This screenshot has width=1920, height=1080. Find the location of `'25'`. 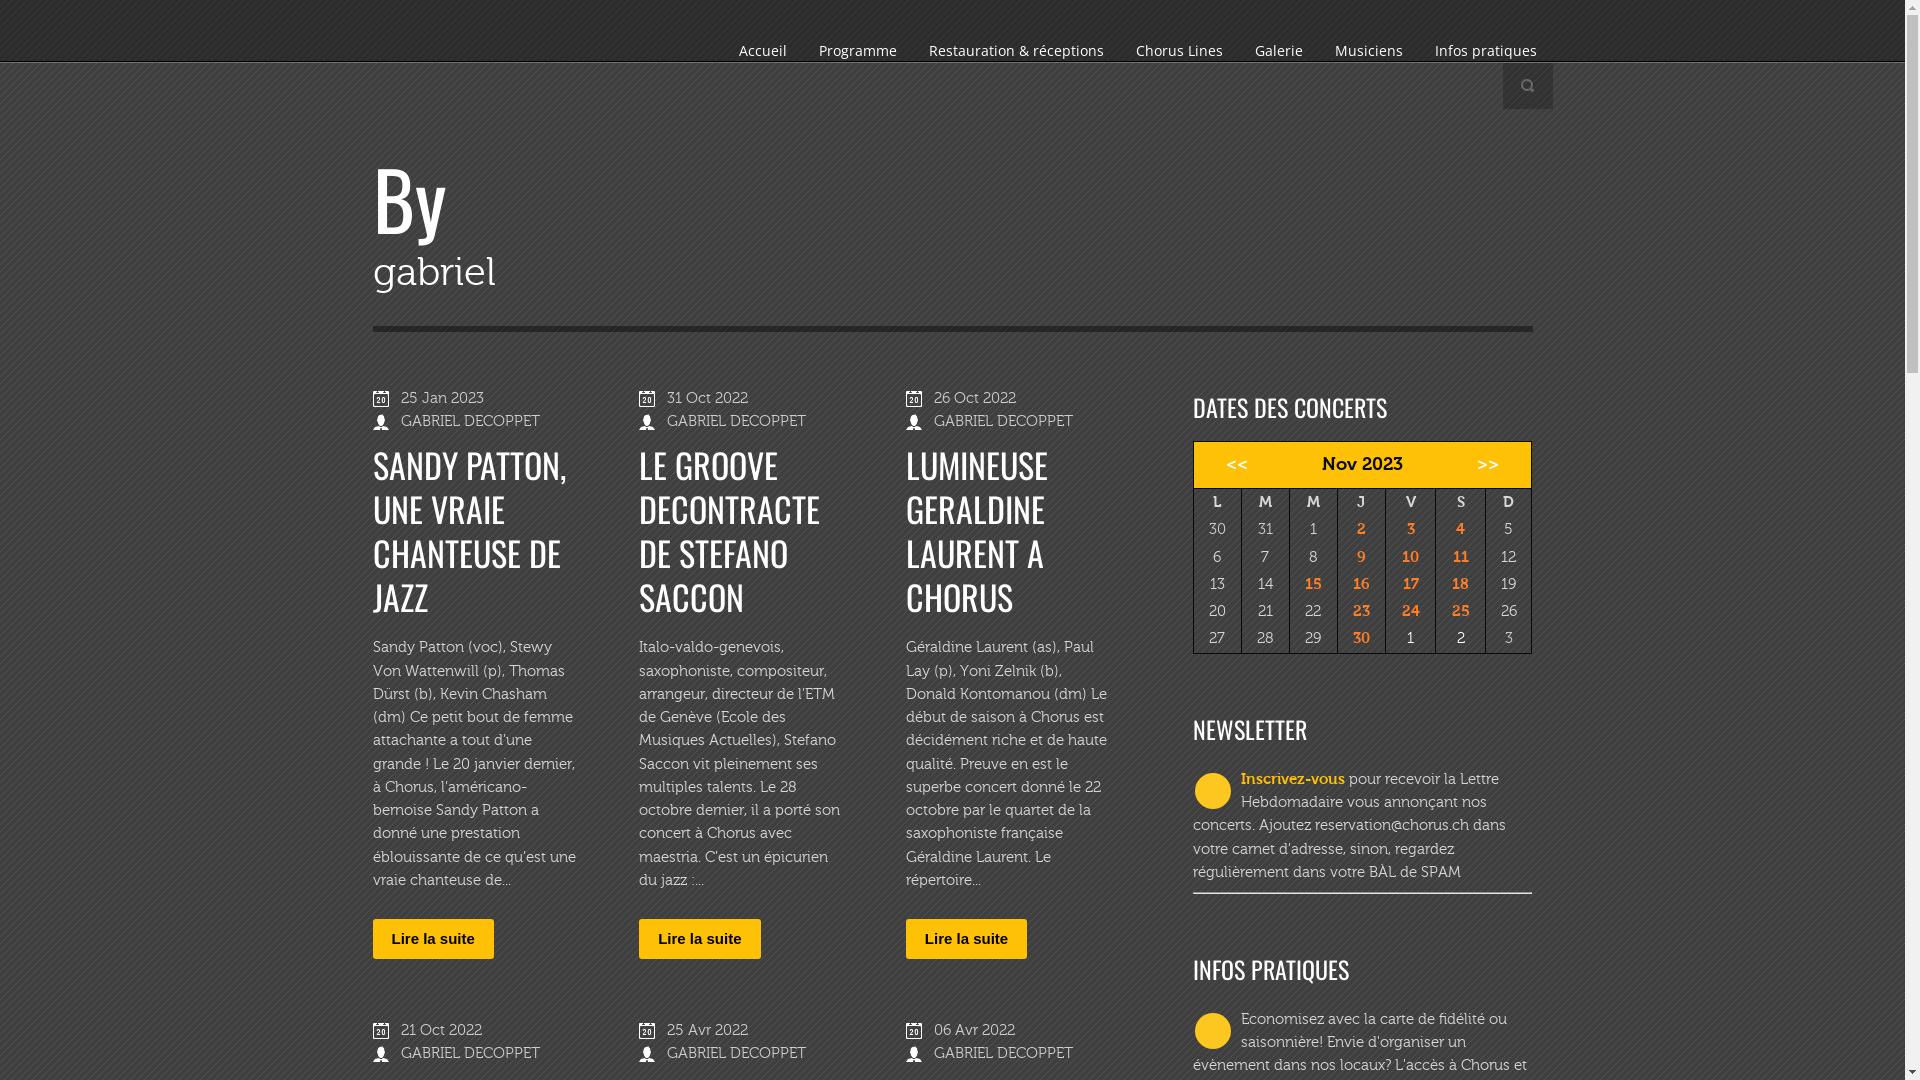

'25' is located at coordinates (1460, 609).